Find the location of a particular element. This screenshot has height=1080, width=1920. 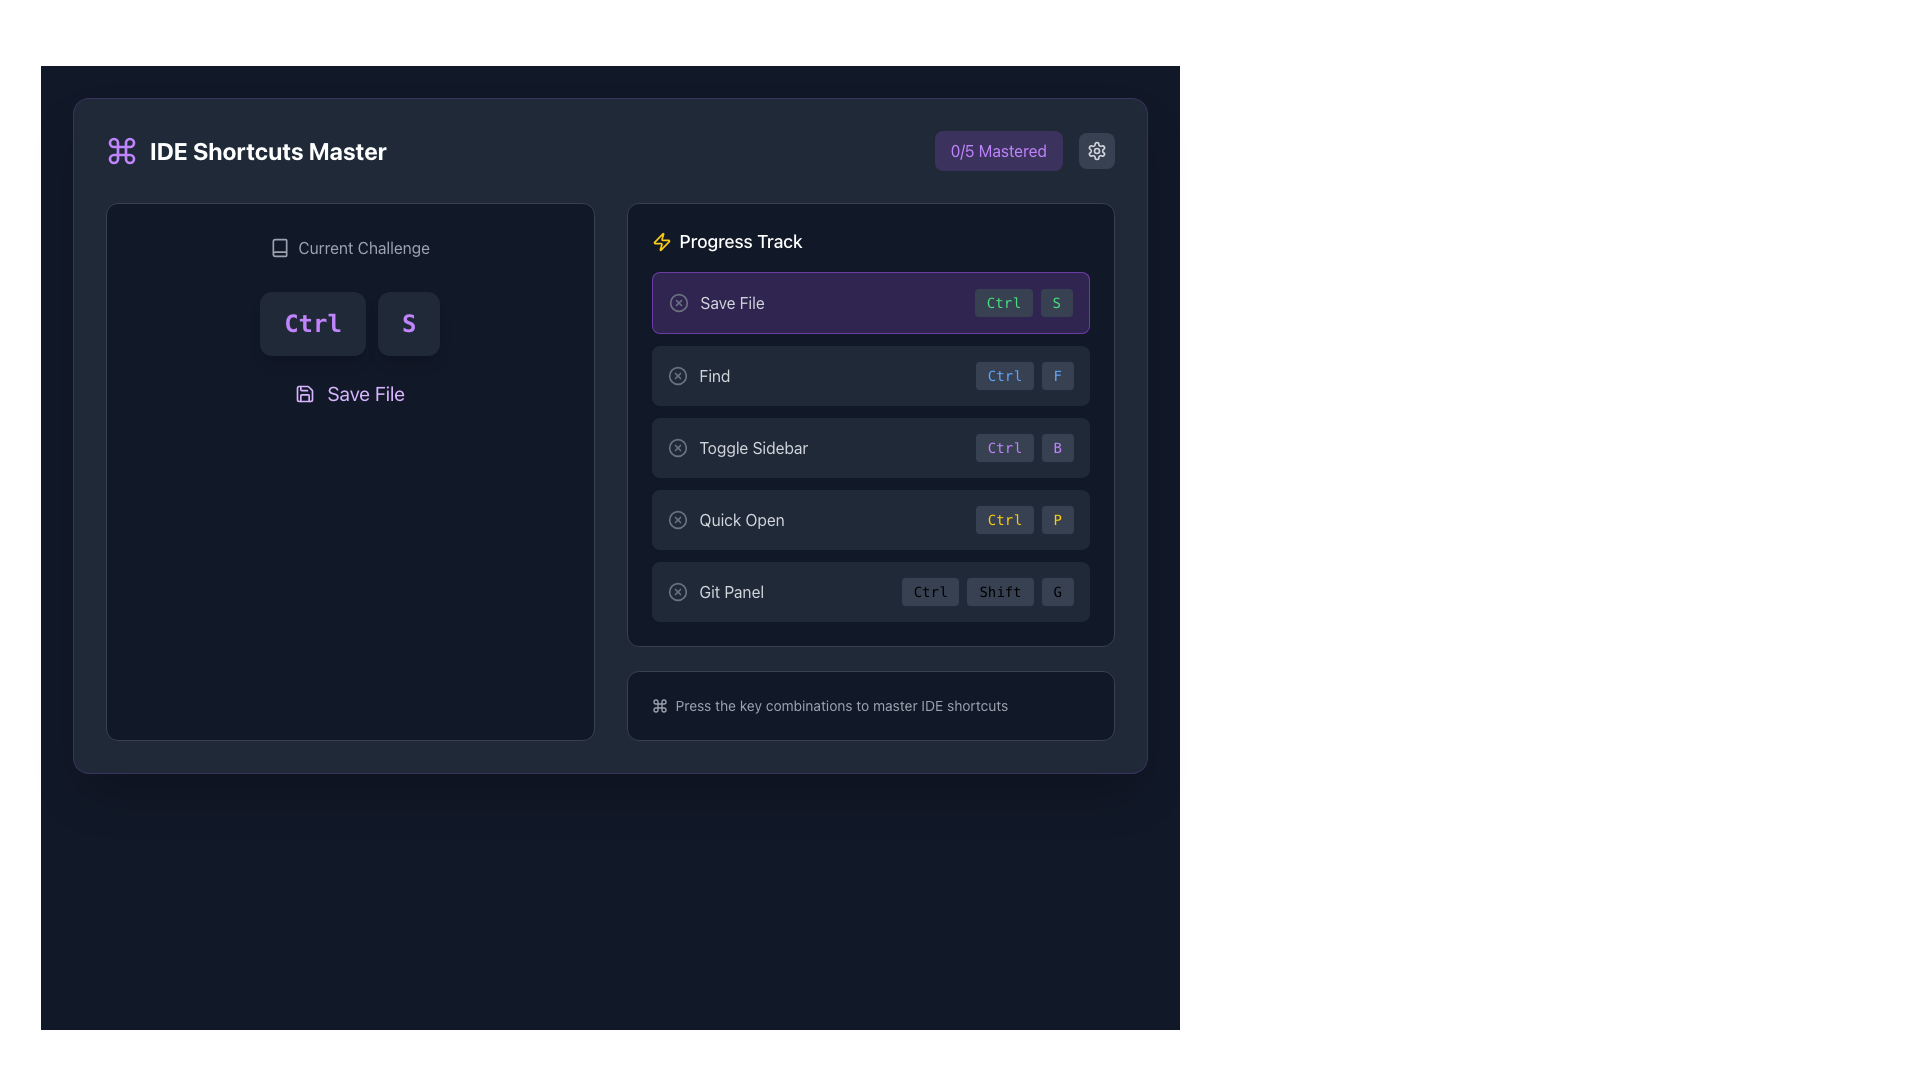

the 'Save File' label in the 'Progress Track' section, which identifies the functionality for saving a file is located at coordinates (731, 303).